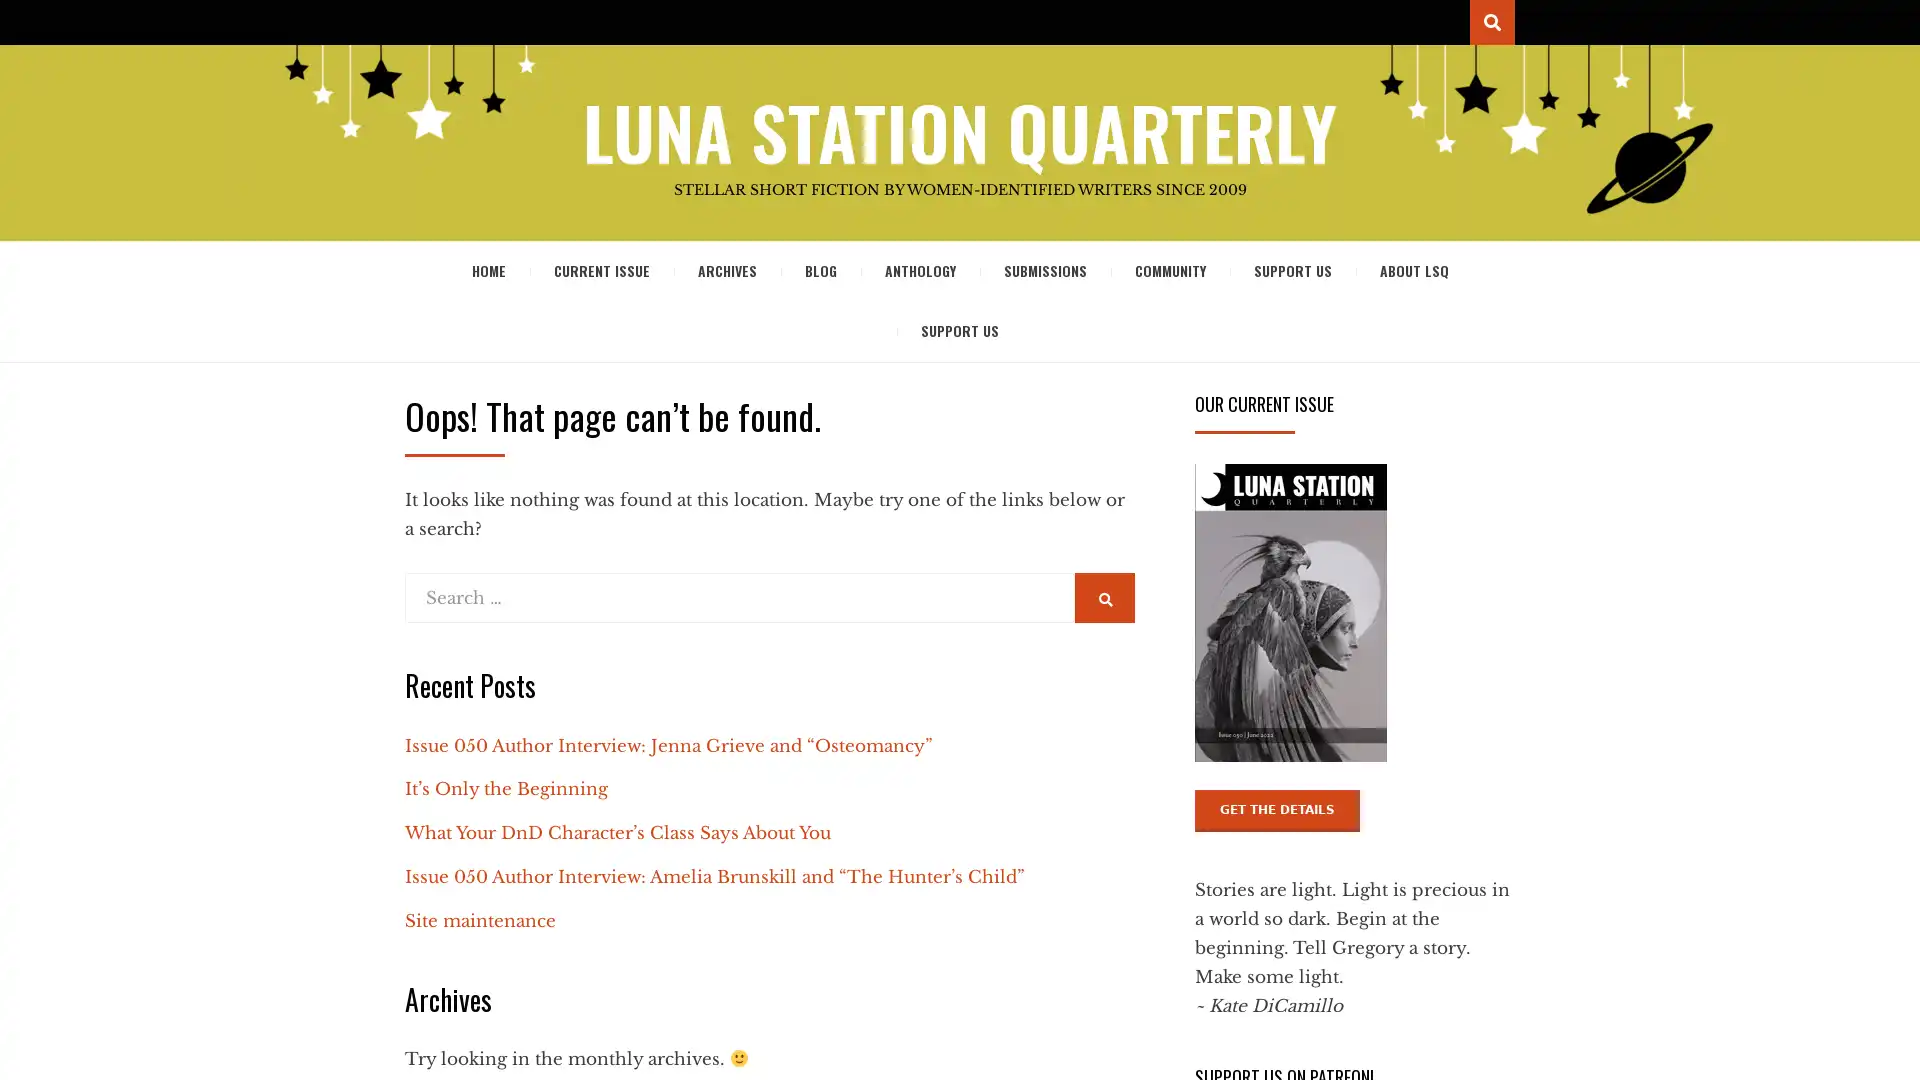 This screenshot has height=1080, width=1920. I want to click on SEARCH, so click(1103, 596).